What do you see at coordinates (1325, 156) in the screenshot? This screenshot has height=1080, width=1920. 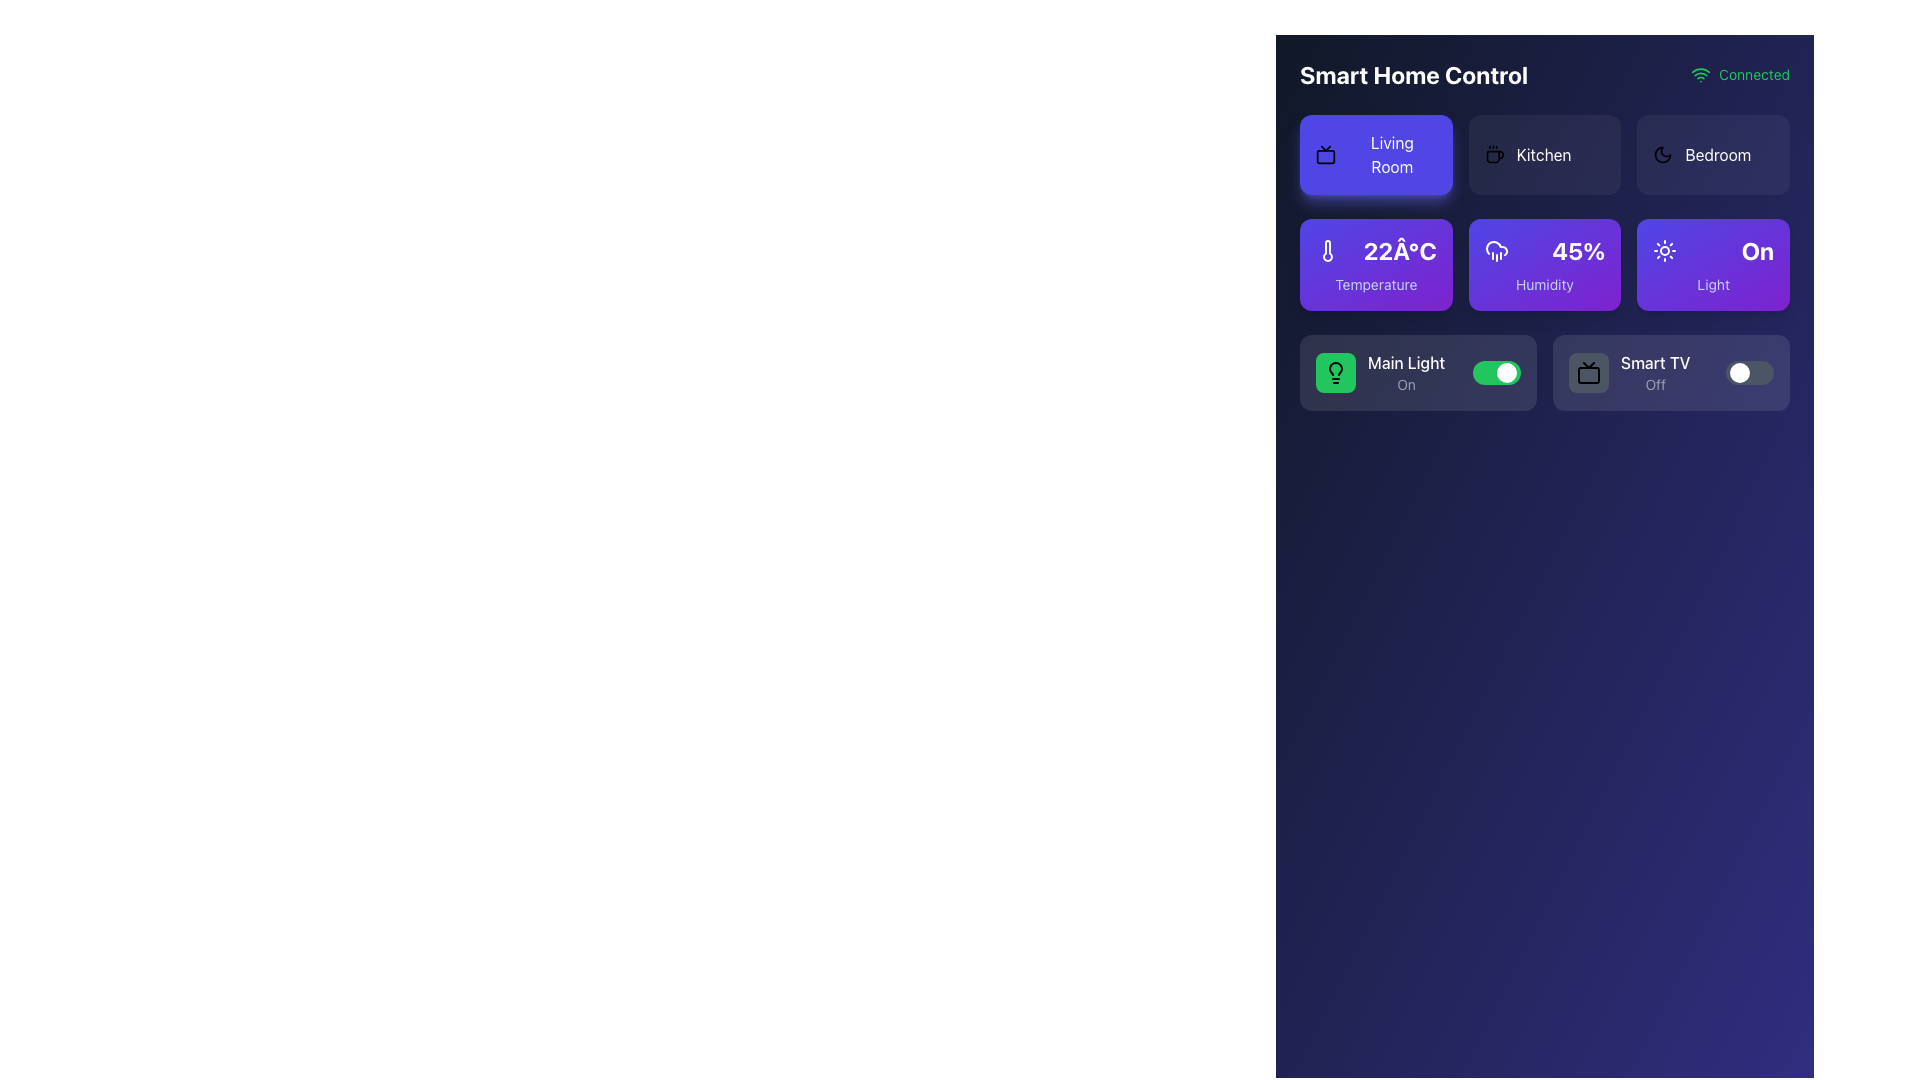 I see `the lower rectangular component of the television icon, which is positioned under the triangular antenna shape` at bounding box center [1325, 156].